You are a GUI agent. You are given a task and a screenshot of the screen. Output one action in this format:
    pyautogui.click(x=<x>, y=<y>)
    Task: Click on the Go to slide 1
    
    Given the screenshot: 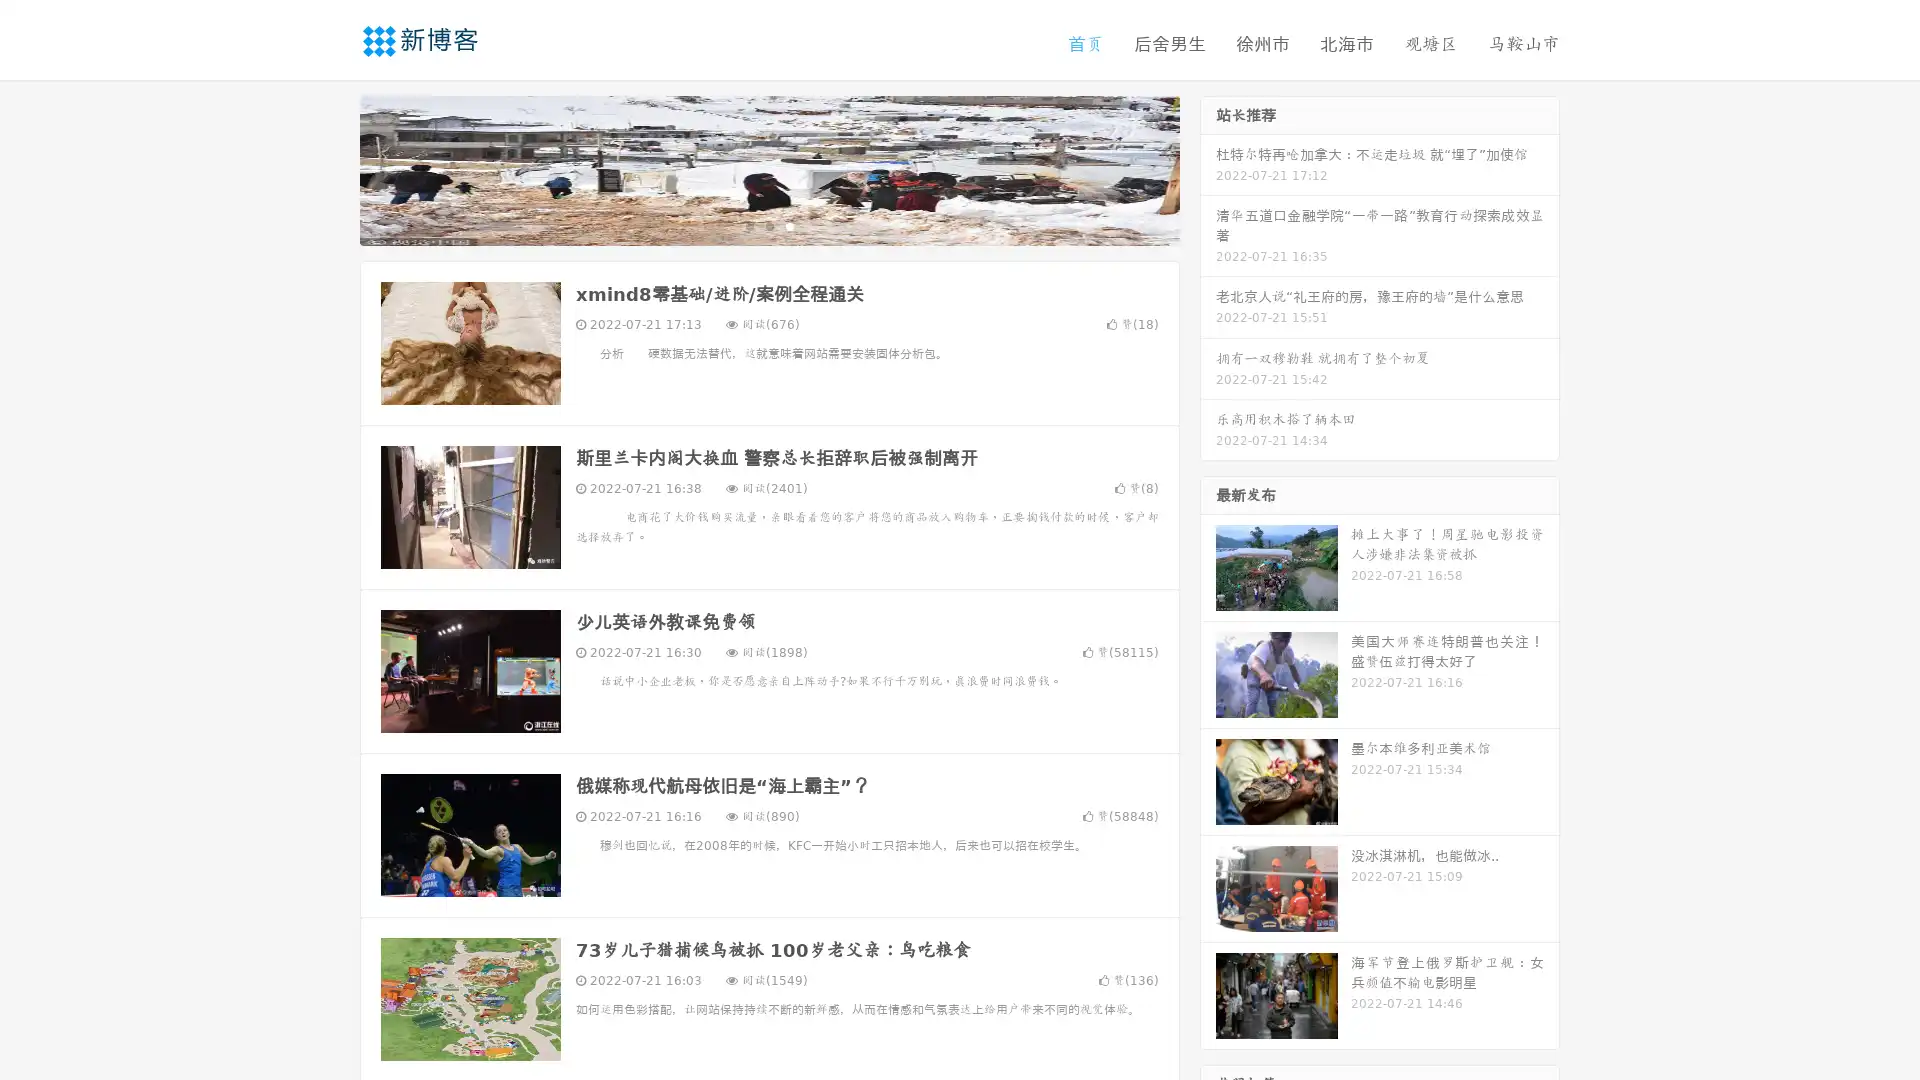 What is the action you would take?
    pyautogui.click(x=748, y=225)
    